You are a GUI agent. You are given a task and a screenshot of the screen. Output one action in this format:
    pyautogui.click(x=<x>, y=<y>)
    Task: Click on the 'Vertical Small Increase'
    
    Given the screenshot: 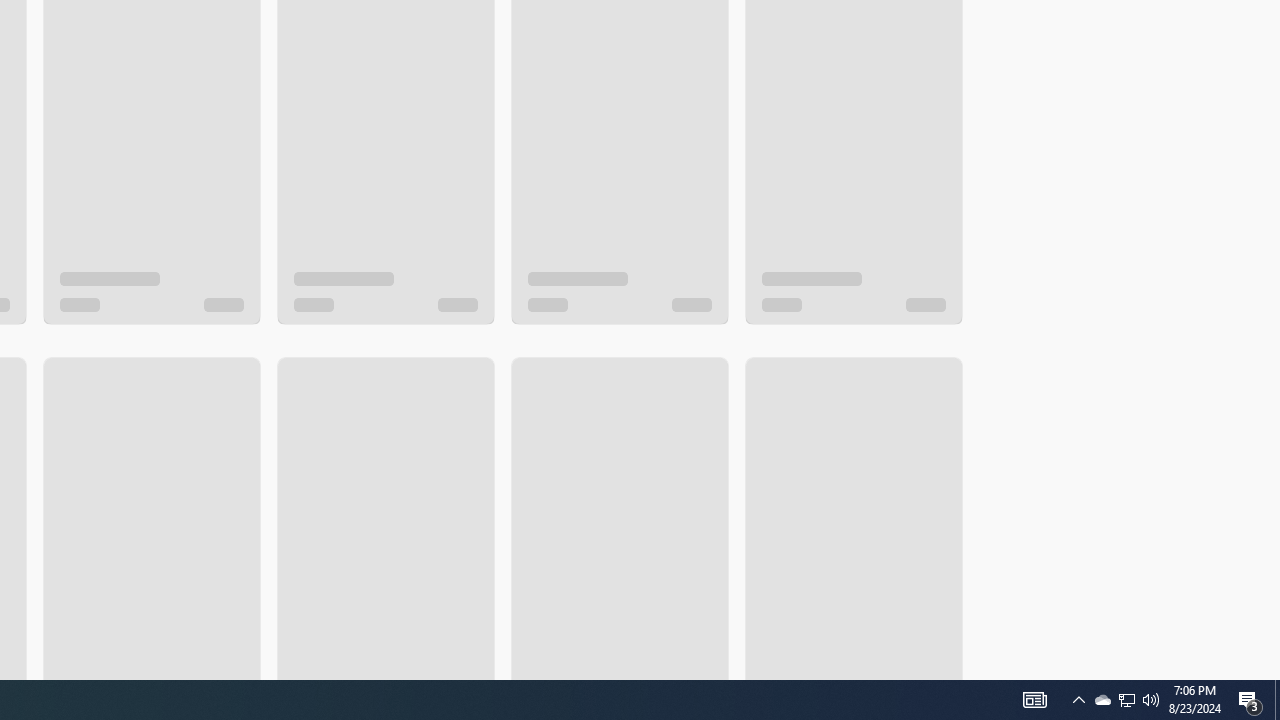 What is the action you would take?
    pyautogui.click(x=1271, y=672)
    